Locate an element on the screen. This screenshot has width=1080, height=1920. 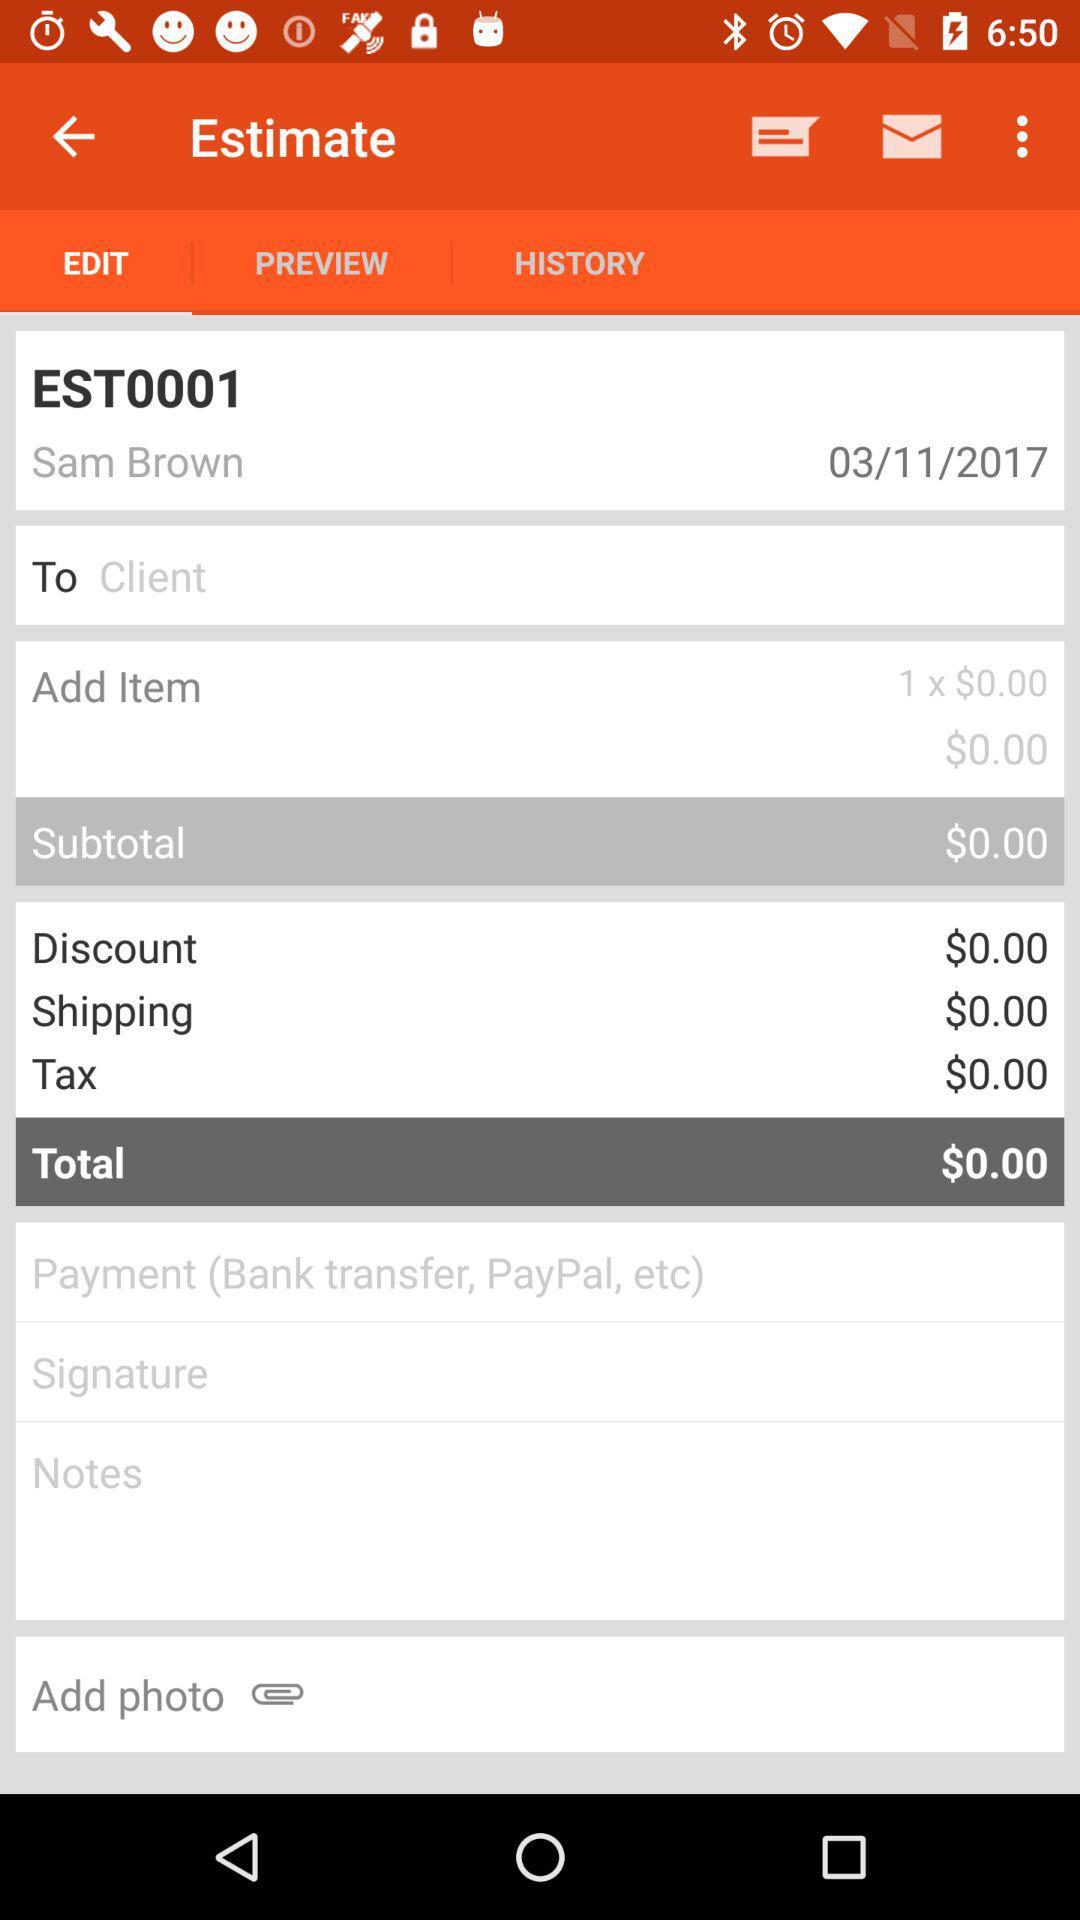
app to the right of history icon is located at coordinates (785, 135).